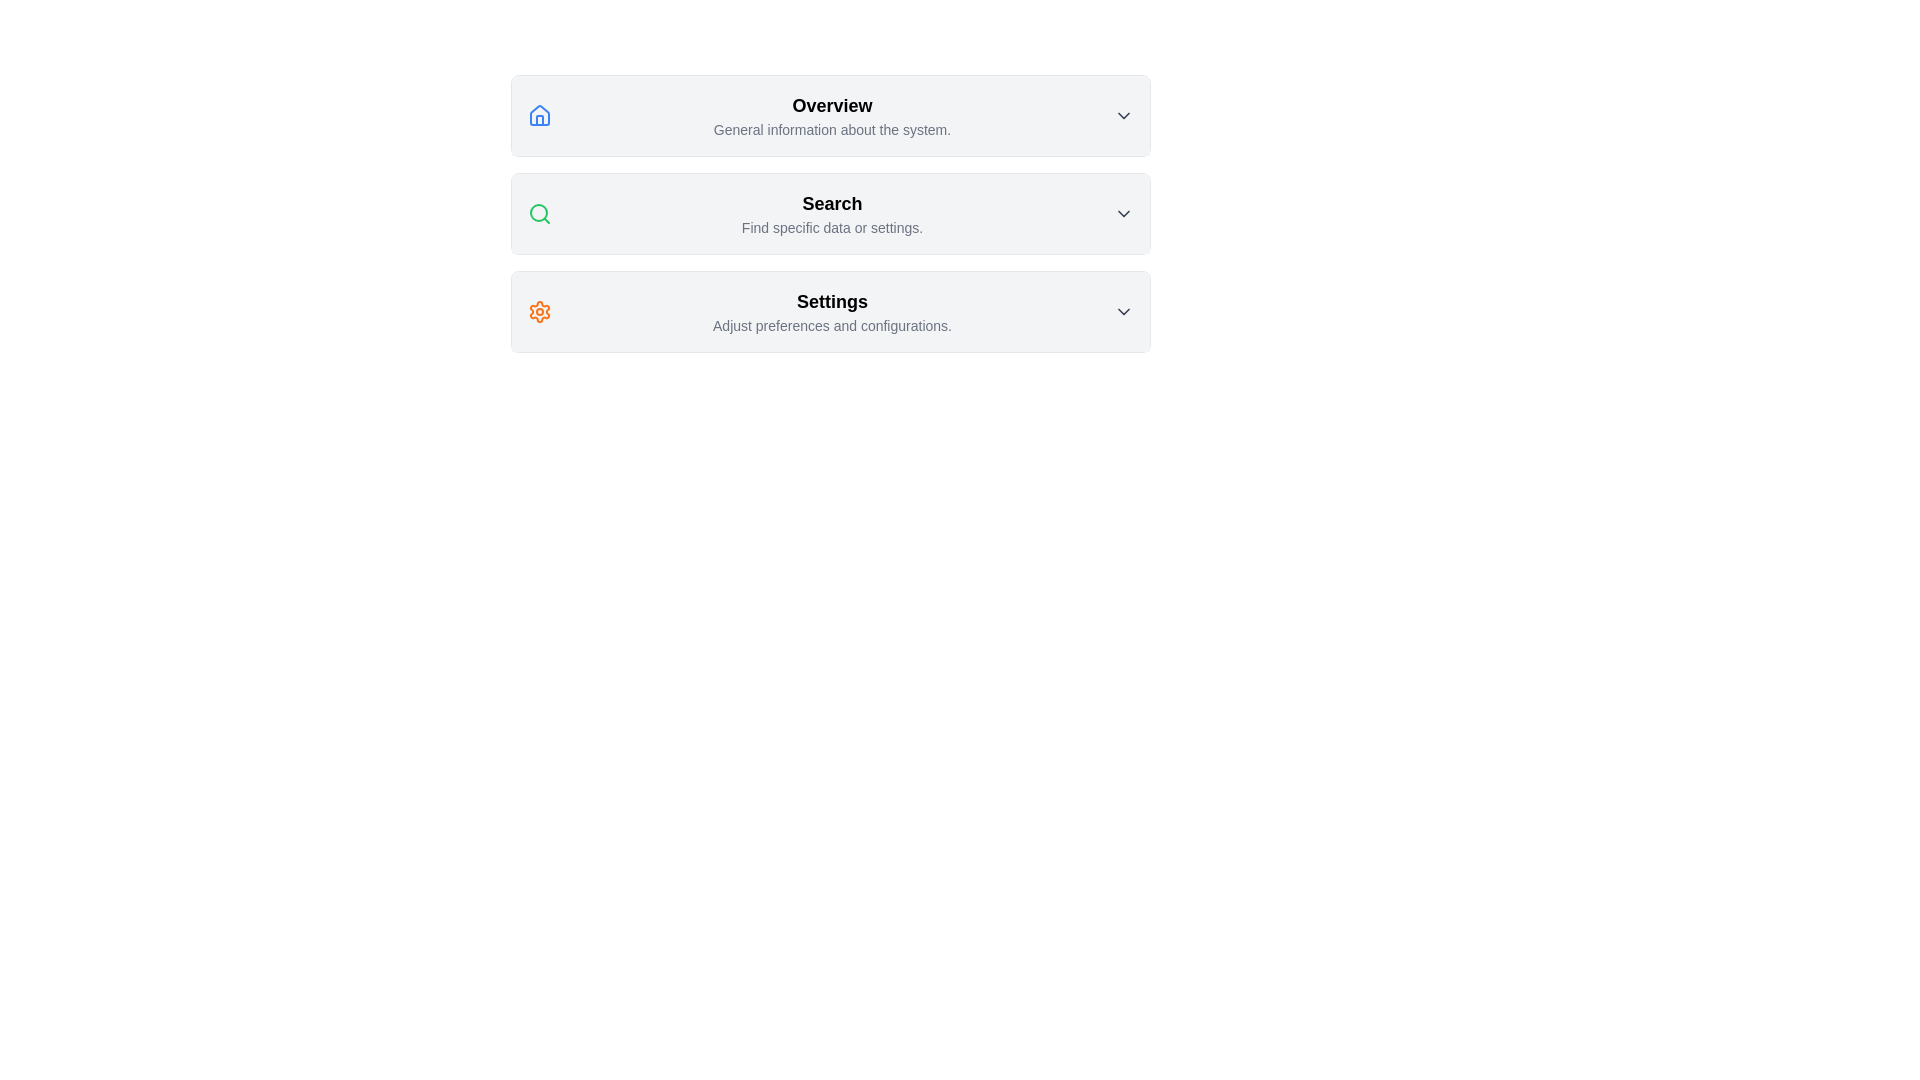  What do you see at coordinates (830, 213) in the screenshot?
I see `the expandable menu item titled 'Search', which features a green magnifying glass icon and a downward arrow for expansion` at bounding box center [830, 213].